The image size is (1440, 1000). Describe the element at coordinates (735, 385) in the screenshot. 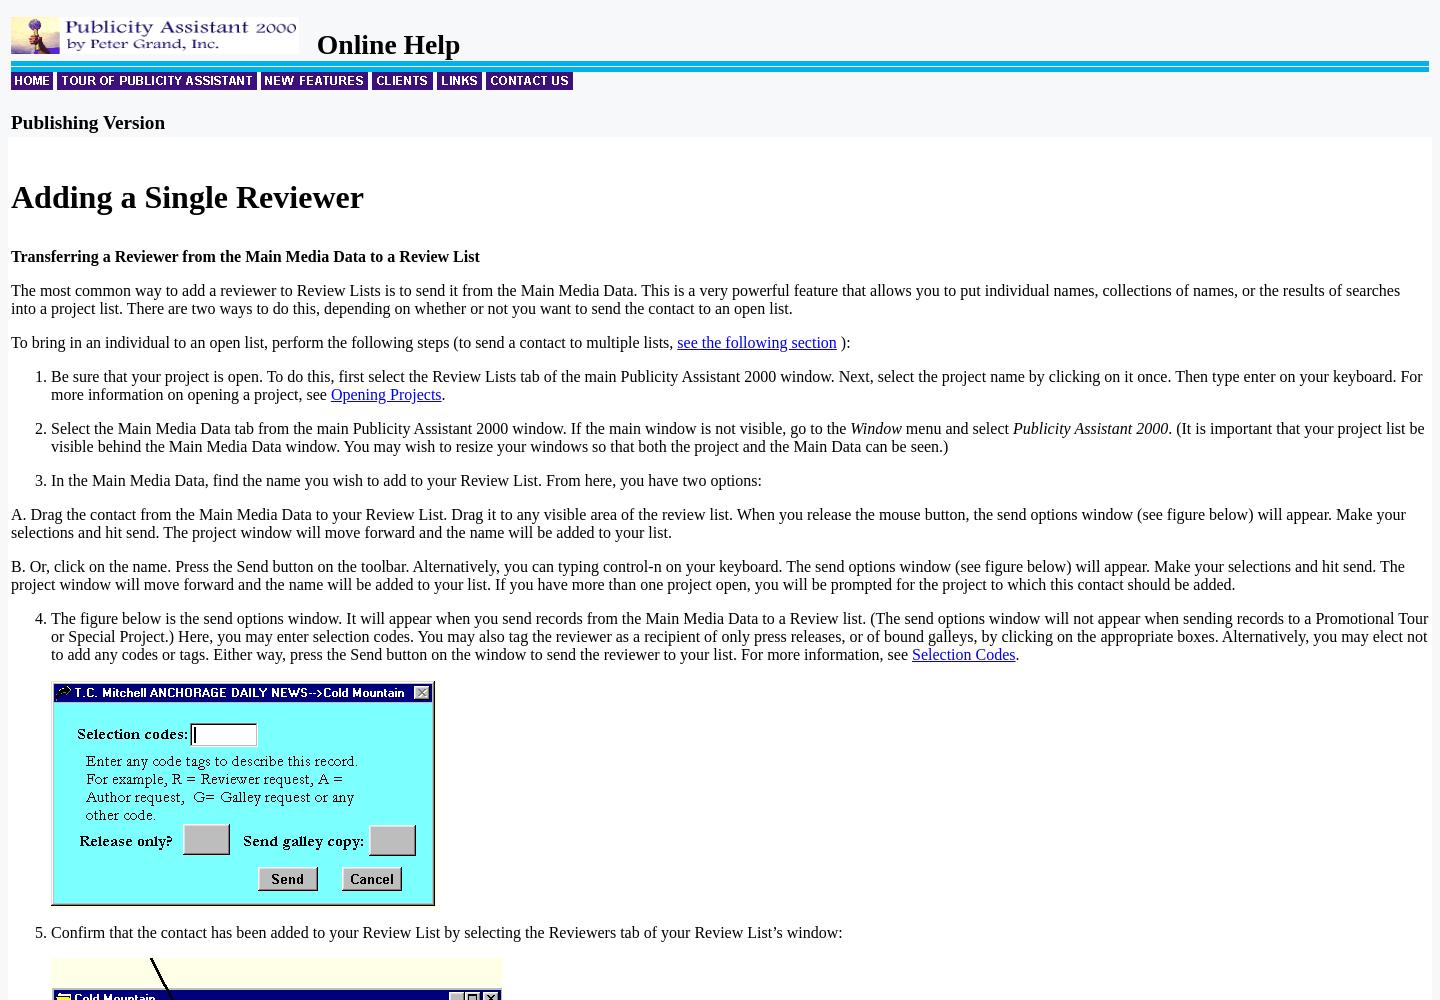

I see `'Be sure that your project is open.  To do this, first select the Review Lists
tab of the main Publicity Assistant 2000 window.  Next, select the project name
by clicking on it once.  Then type enter on your keyboard.  For more
information on opening a project, see'` at that location.